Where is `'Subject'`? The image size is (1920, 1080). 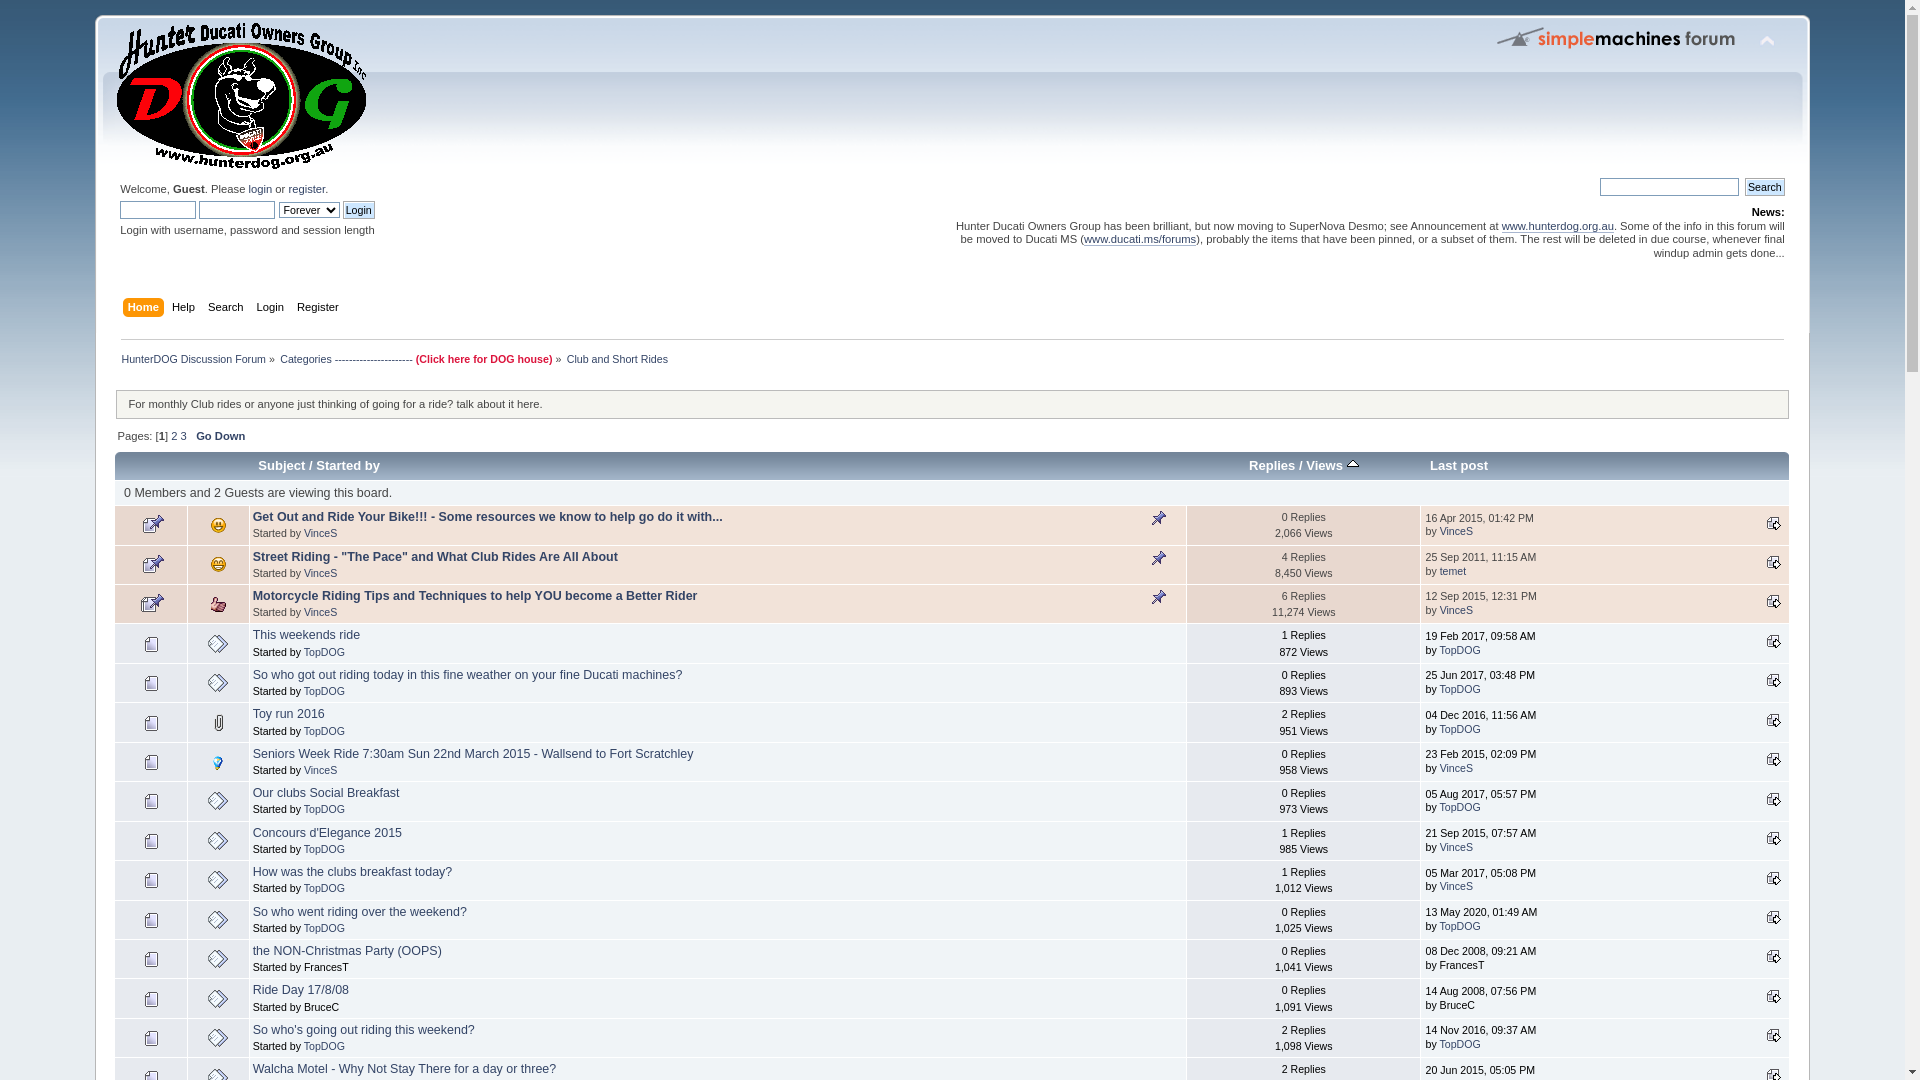 'Subject' is located at coordinates (280, 465).